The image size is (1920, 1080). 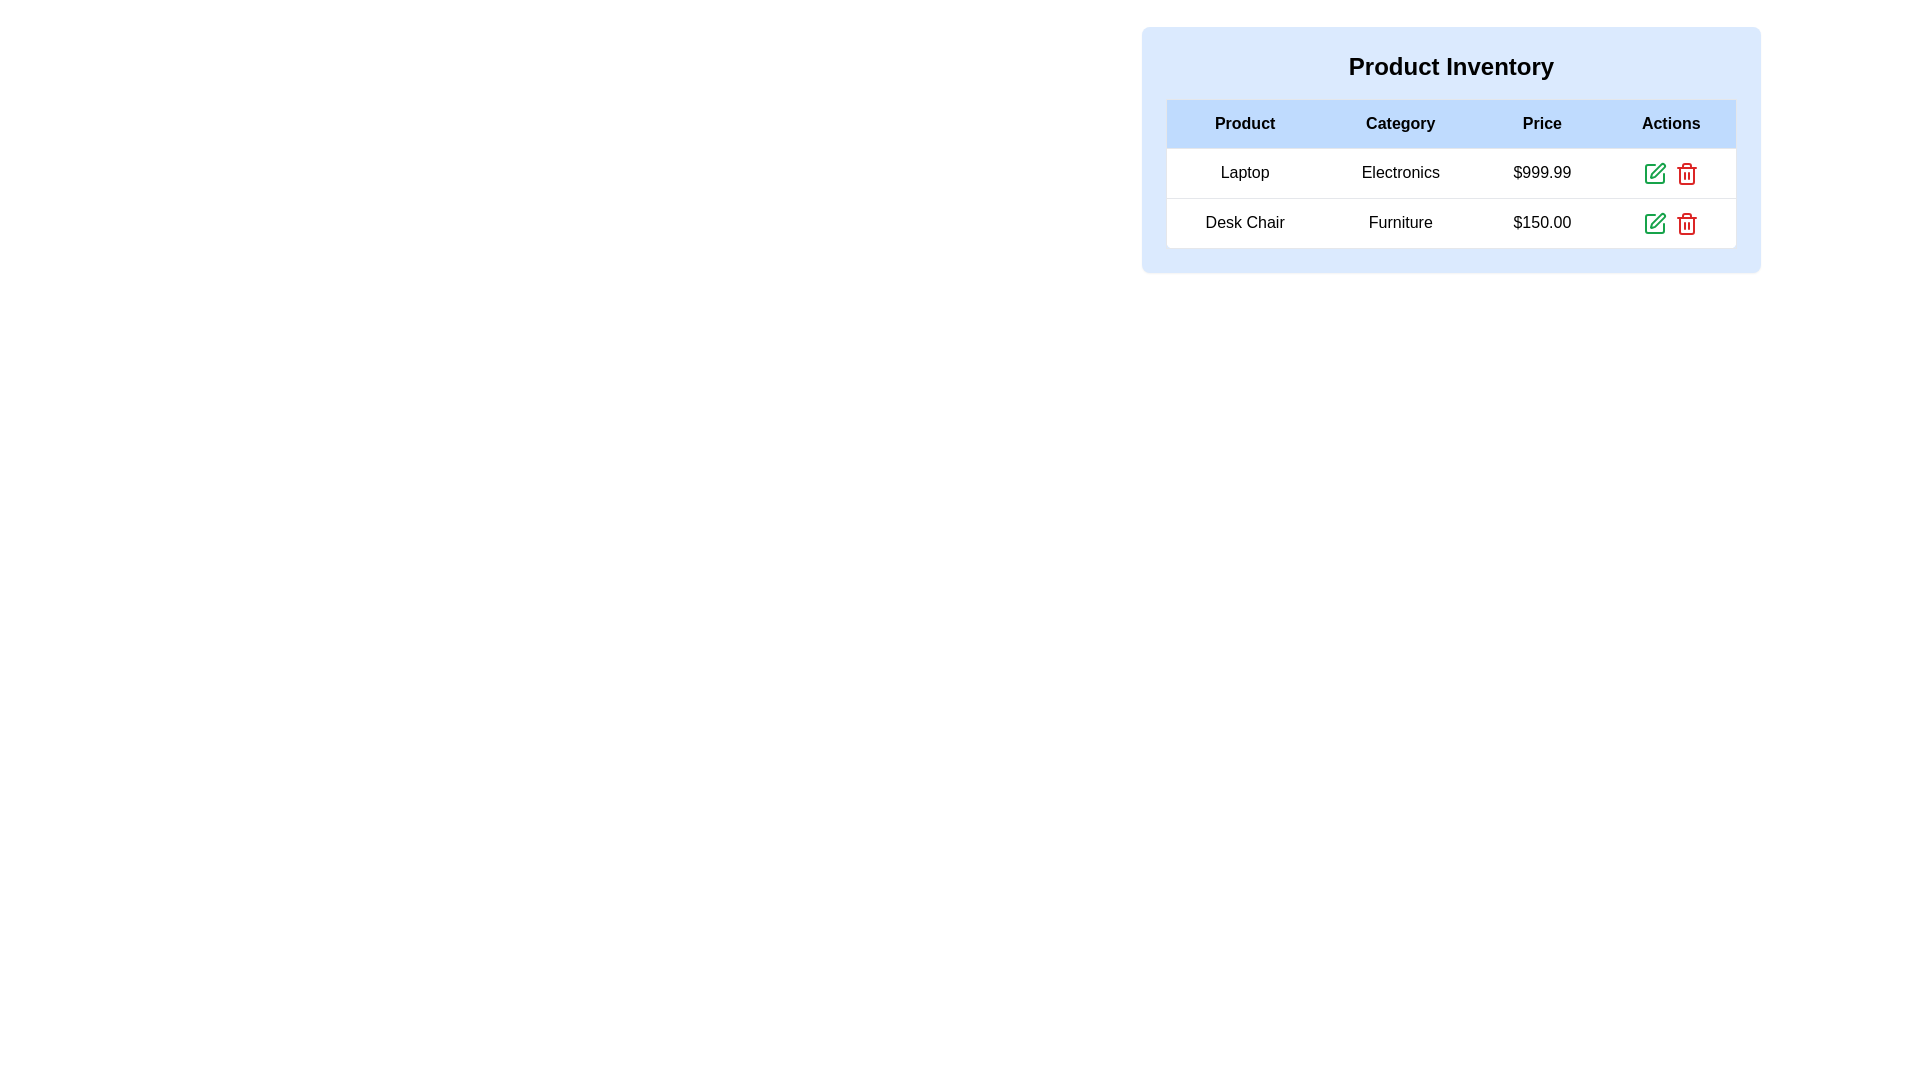 I want to click on the text label displaying the price '$150.00' in the second row of the table under the 'Price' column, which is aligned with the 'Desk Chair' and 'Furniture' columns, so click(x=1541, y=223).